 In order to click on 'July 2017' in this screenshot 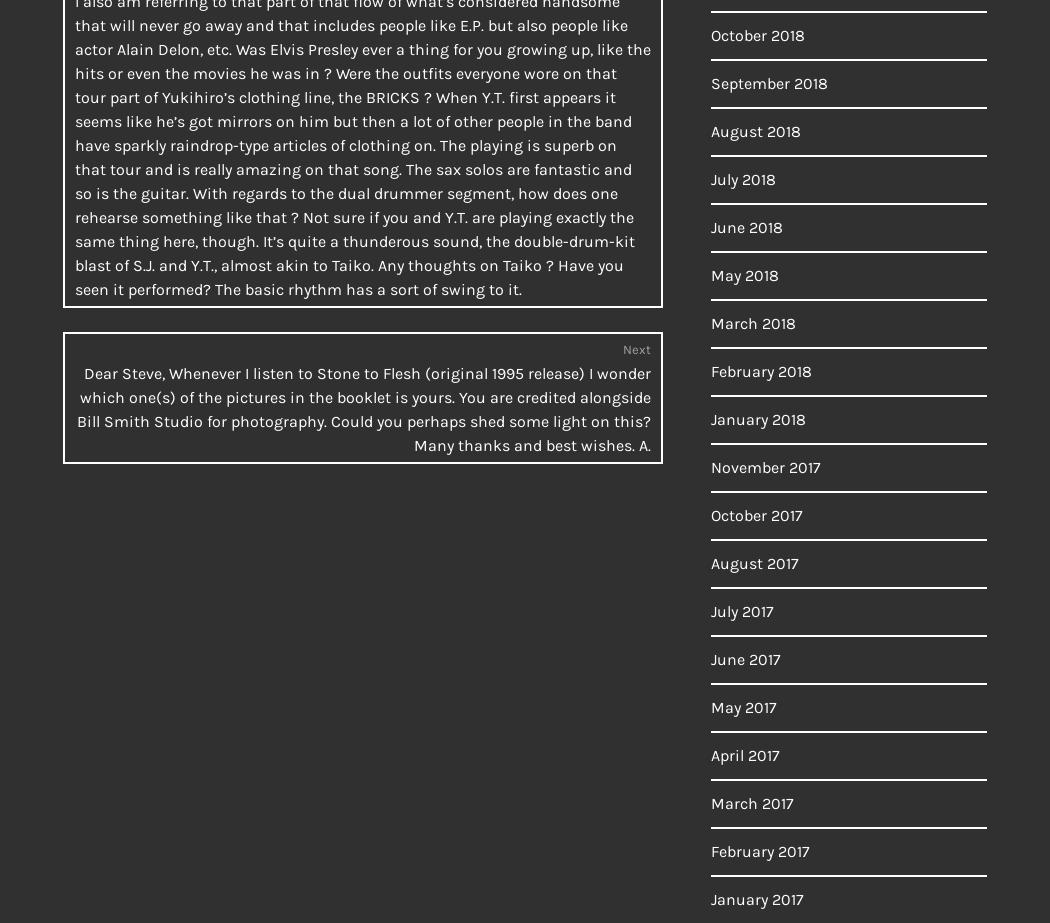, I will do `click(741, 610)`.